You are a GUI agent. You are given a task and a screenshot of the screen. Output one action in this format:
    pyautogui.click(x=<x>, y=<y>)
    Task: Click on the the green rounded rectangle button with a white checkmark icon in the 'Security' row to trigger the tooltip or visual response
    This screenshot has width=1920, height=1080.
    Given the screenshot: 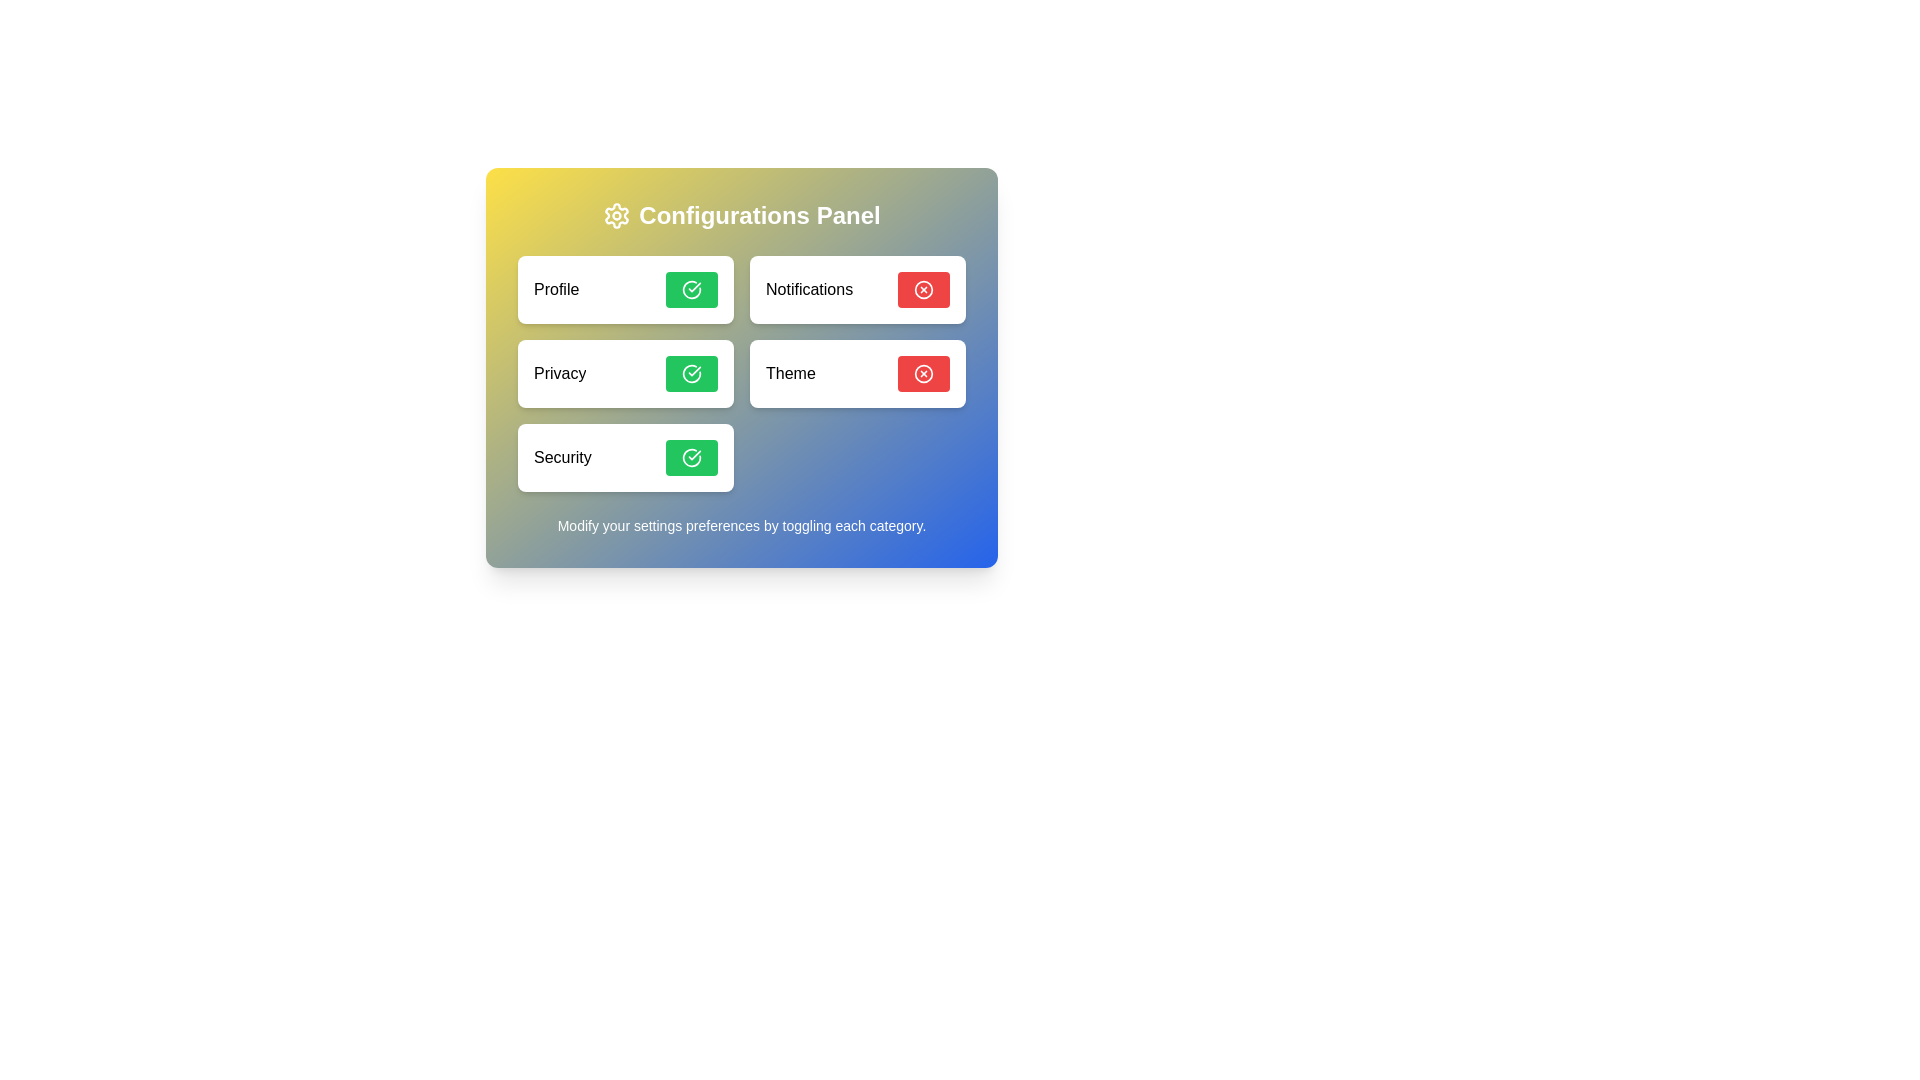 What is the action you would take?
    pyautogui.click(x=691, y=458)
    